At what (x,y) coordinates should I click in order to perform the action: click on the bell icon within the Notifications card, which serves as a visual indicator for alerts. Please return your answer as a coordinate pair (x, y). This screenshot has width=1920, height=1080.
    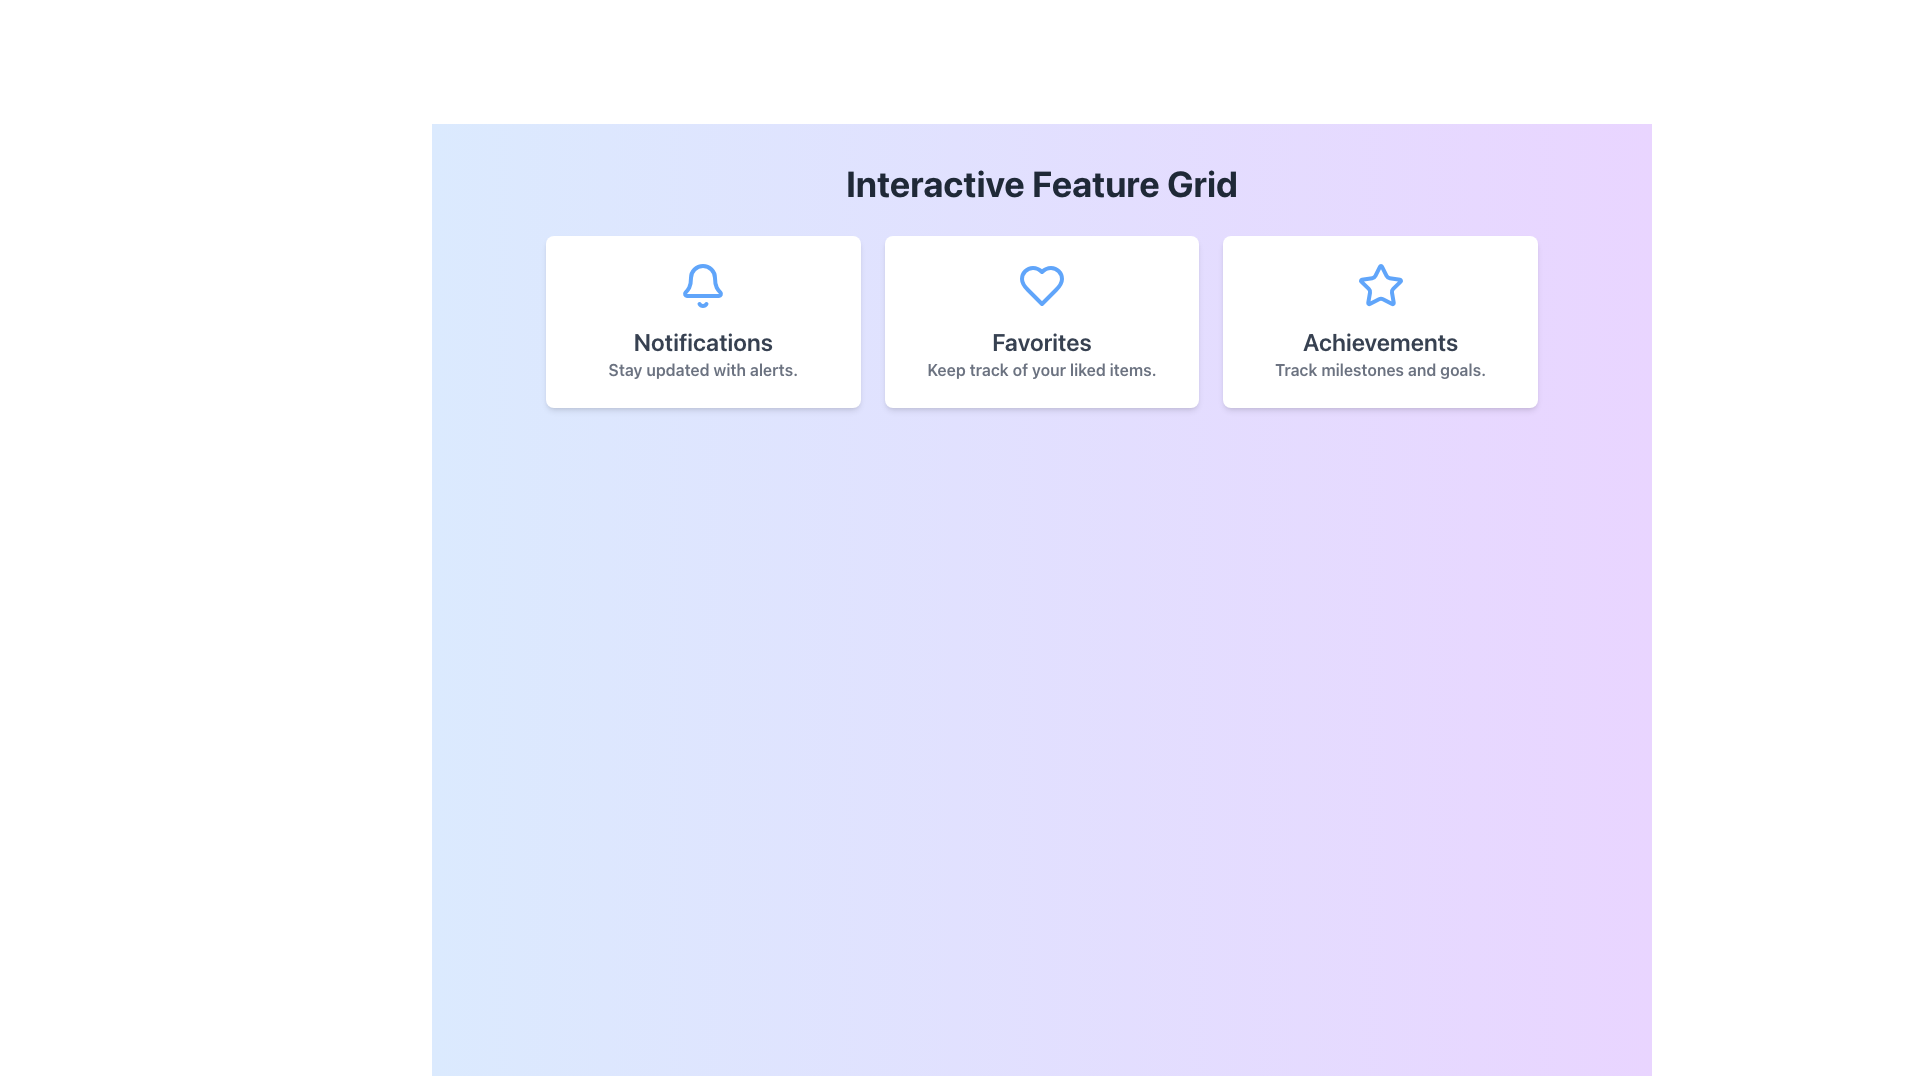
    Looking at the image, I should click on (703, 281).